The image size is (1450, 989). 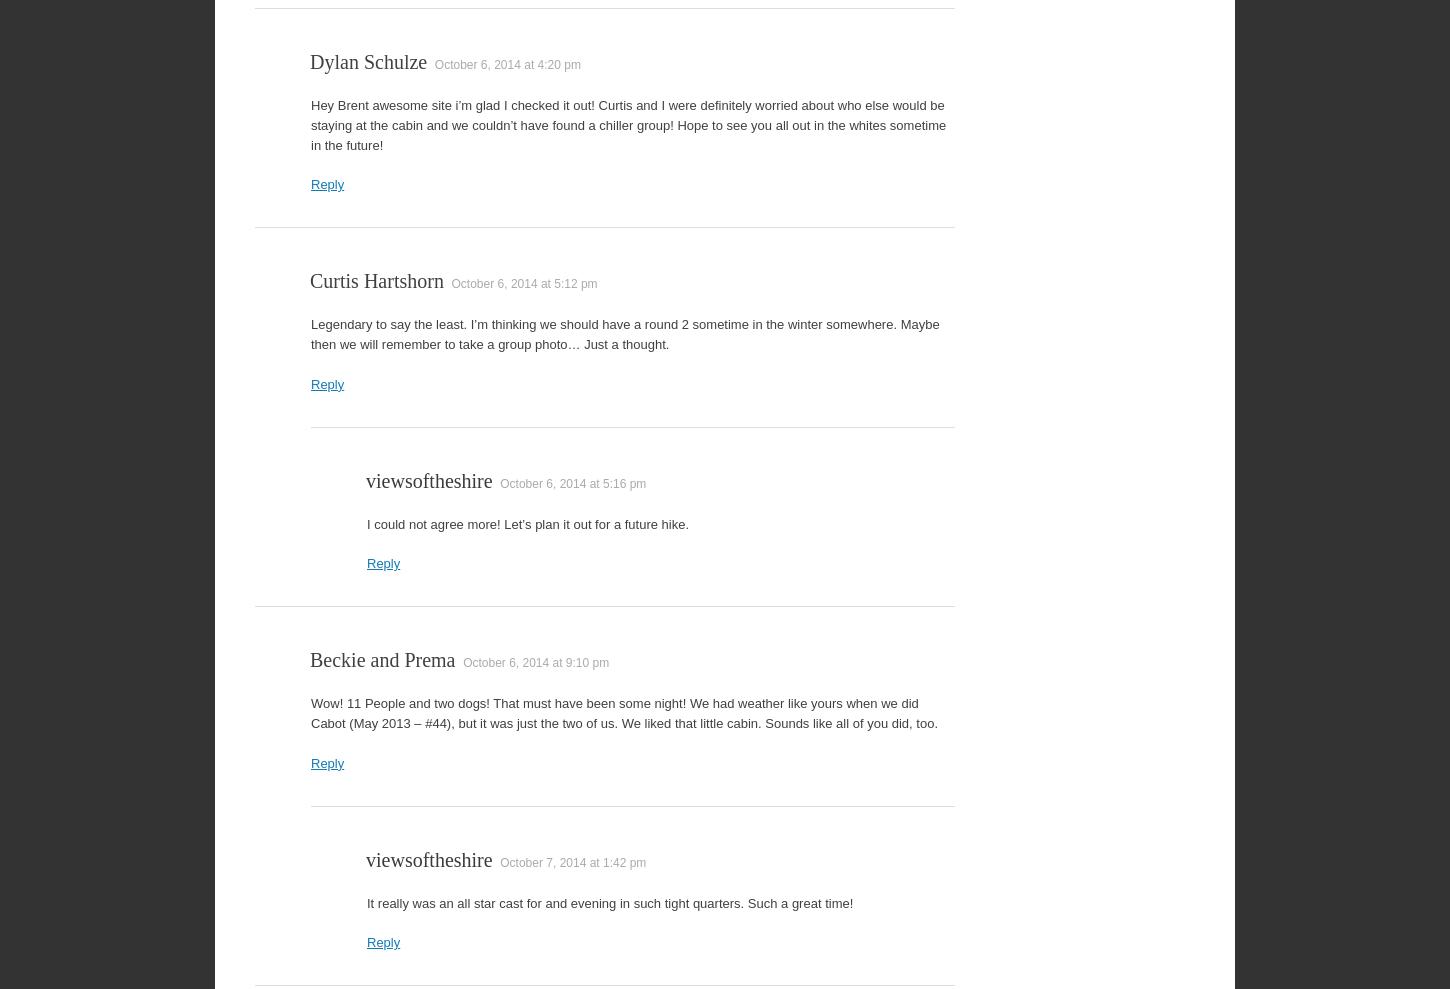 I want to click on 'Legendary to say the least. I’m thinking we should have a round 2 sometime in the winter somewhere. Maybe then we will remember to take a group photo…  Just a thought.', so click(x=623, y=333).